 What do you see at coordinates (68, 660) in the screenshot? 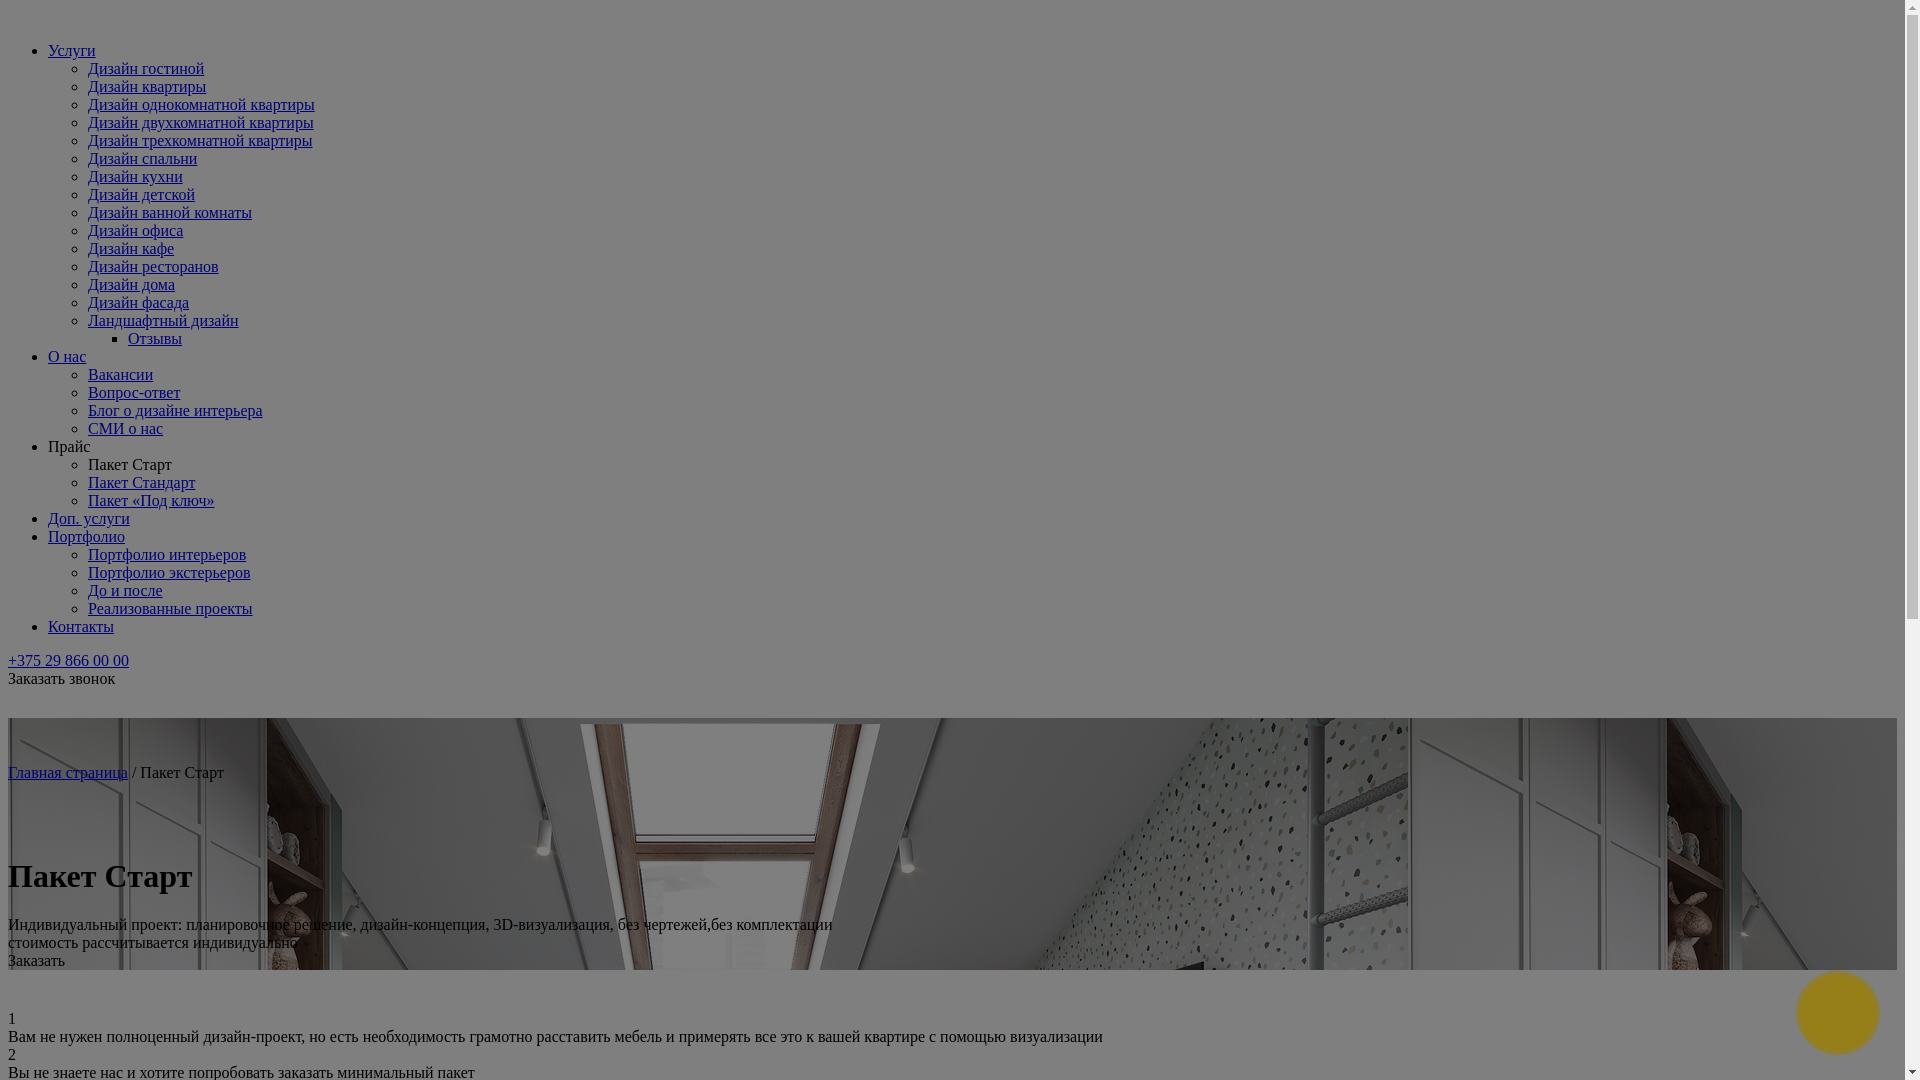
I see `'+375 29 866 00 00'` at bounding box center [68, 660].